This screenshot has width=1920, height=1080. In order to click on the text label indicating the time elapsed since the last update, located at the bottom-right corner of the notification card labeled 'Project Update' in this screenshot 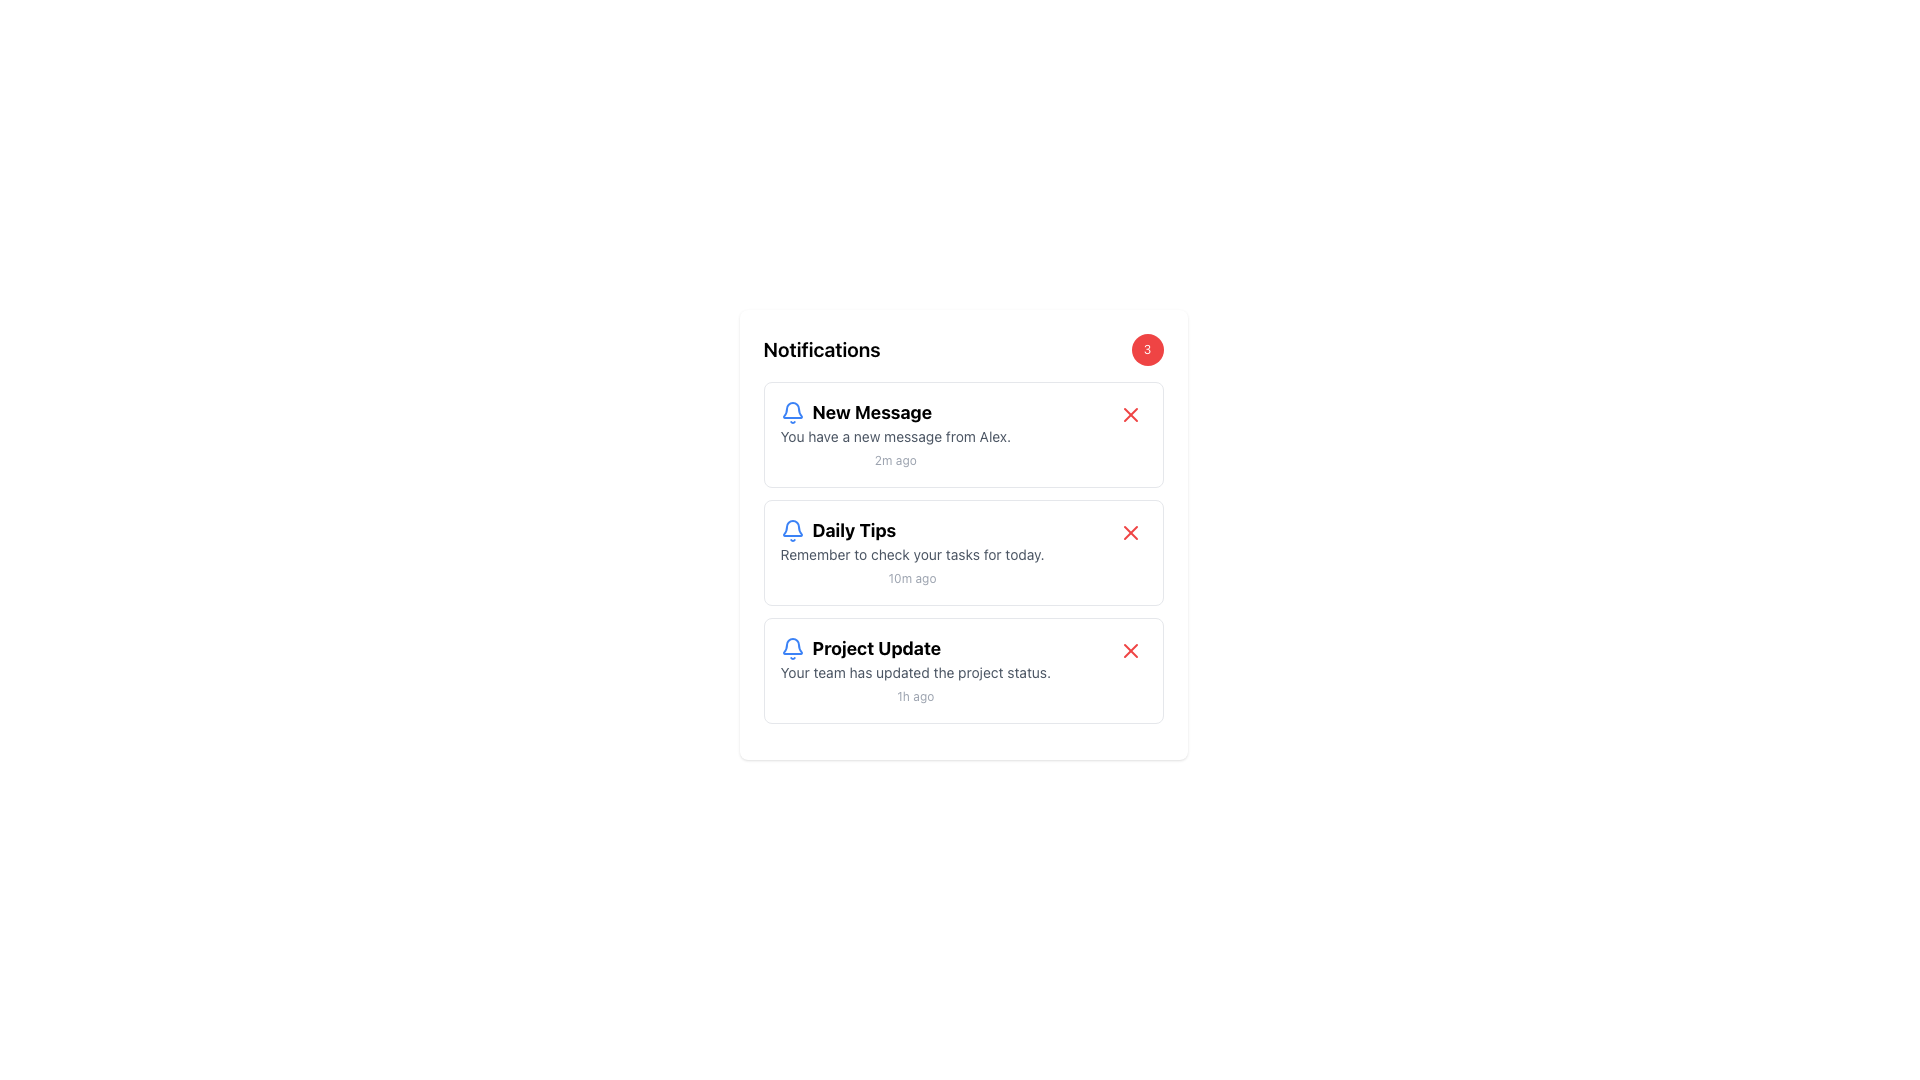, I will do `click(914, 695)`.